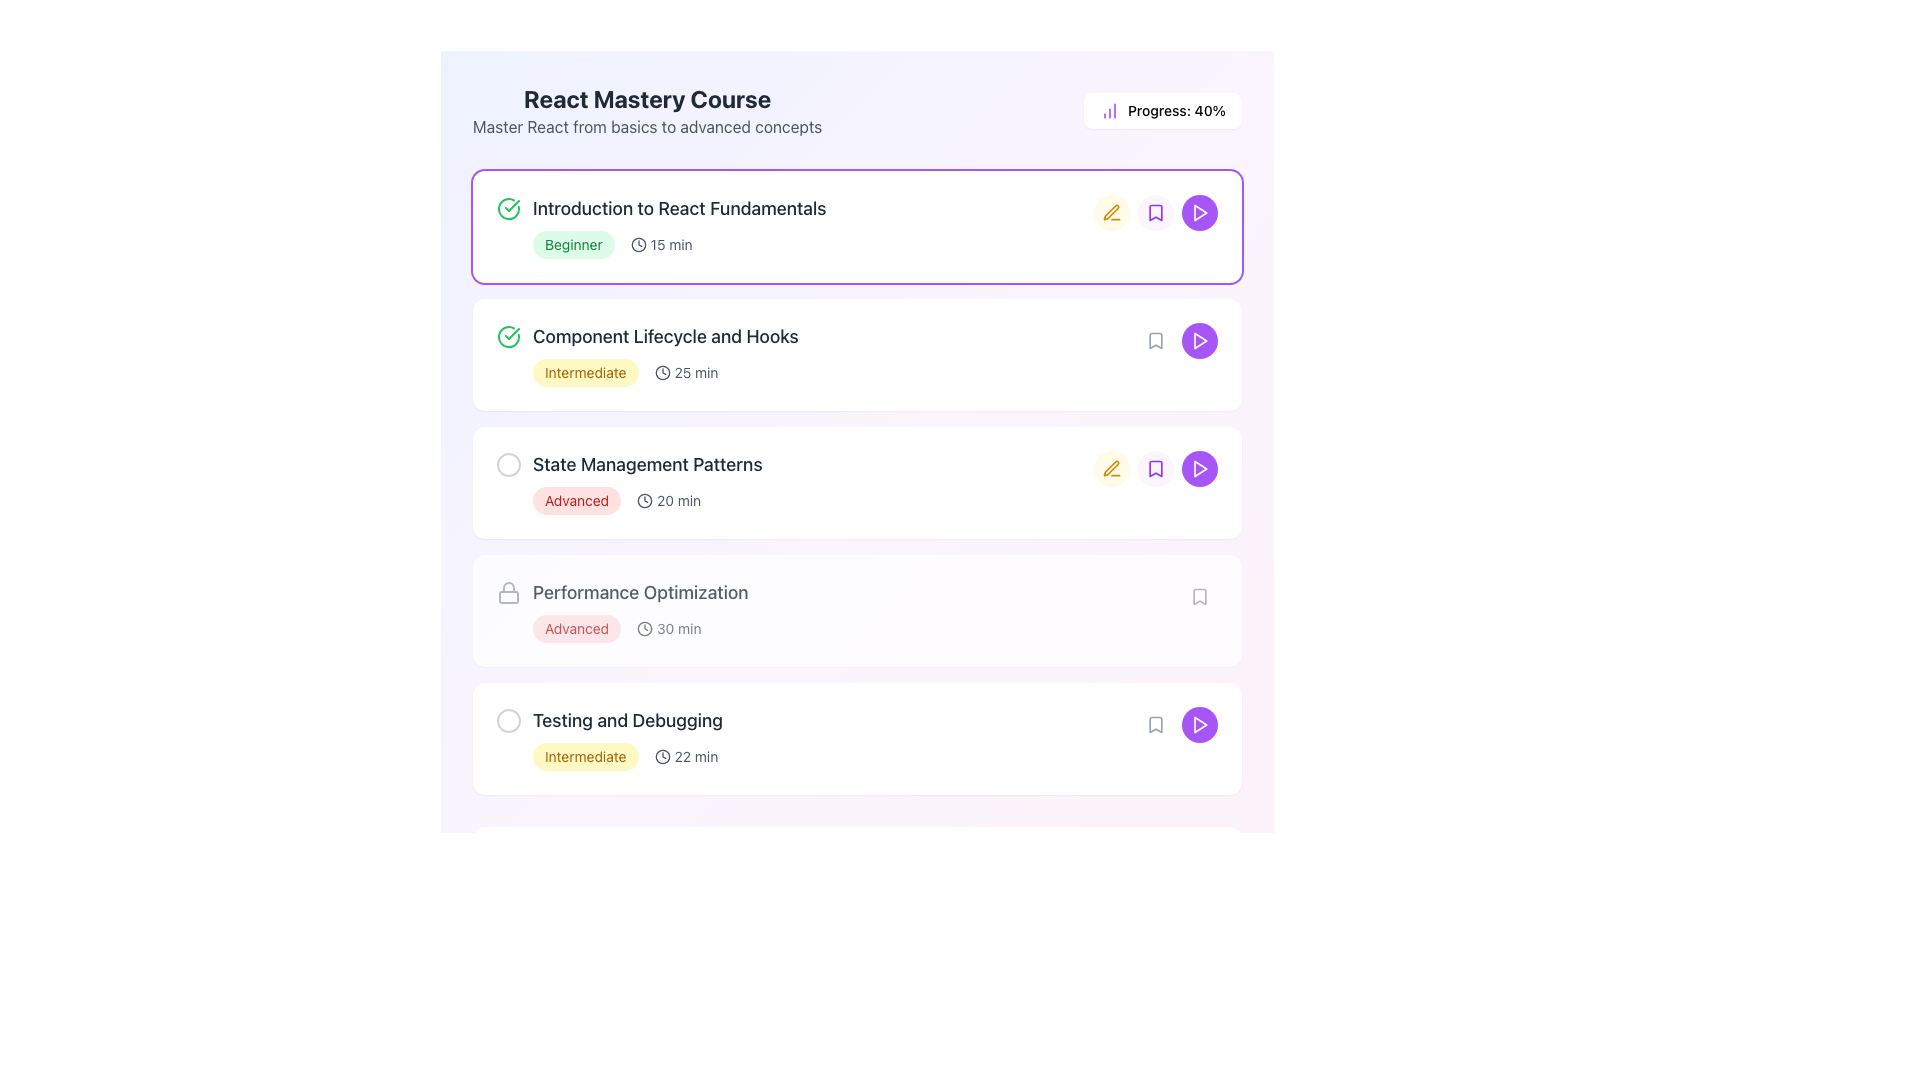 The height and width of the screenshot is (1080, 1920). What do you see at coordinates (817, 353) in the screenshot?
I see `the title of the course module, which is the second entry in the list of educational program modules` at bounding box center [817, 353].